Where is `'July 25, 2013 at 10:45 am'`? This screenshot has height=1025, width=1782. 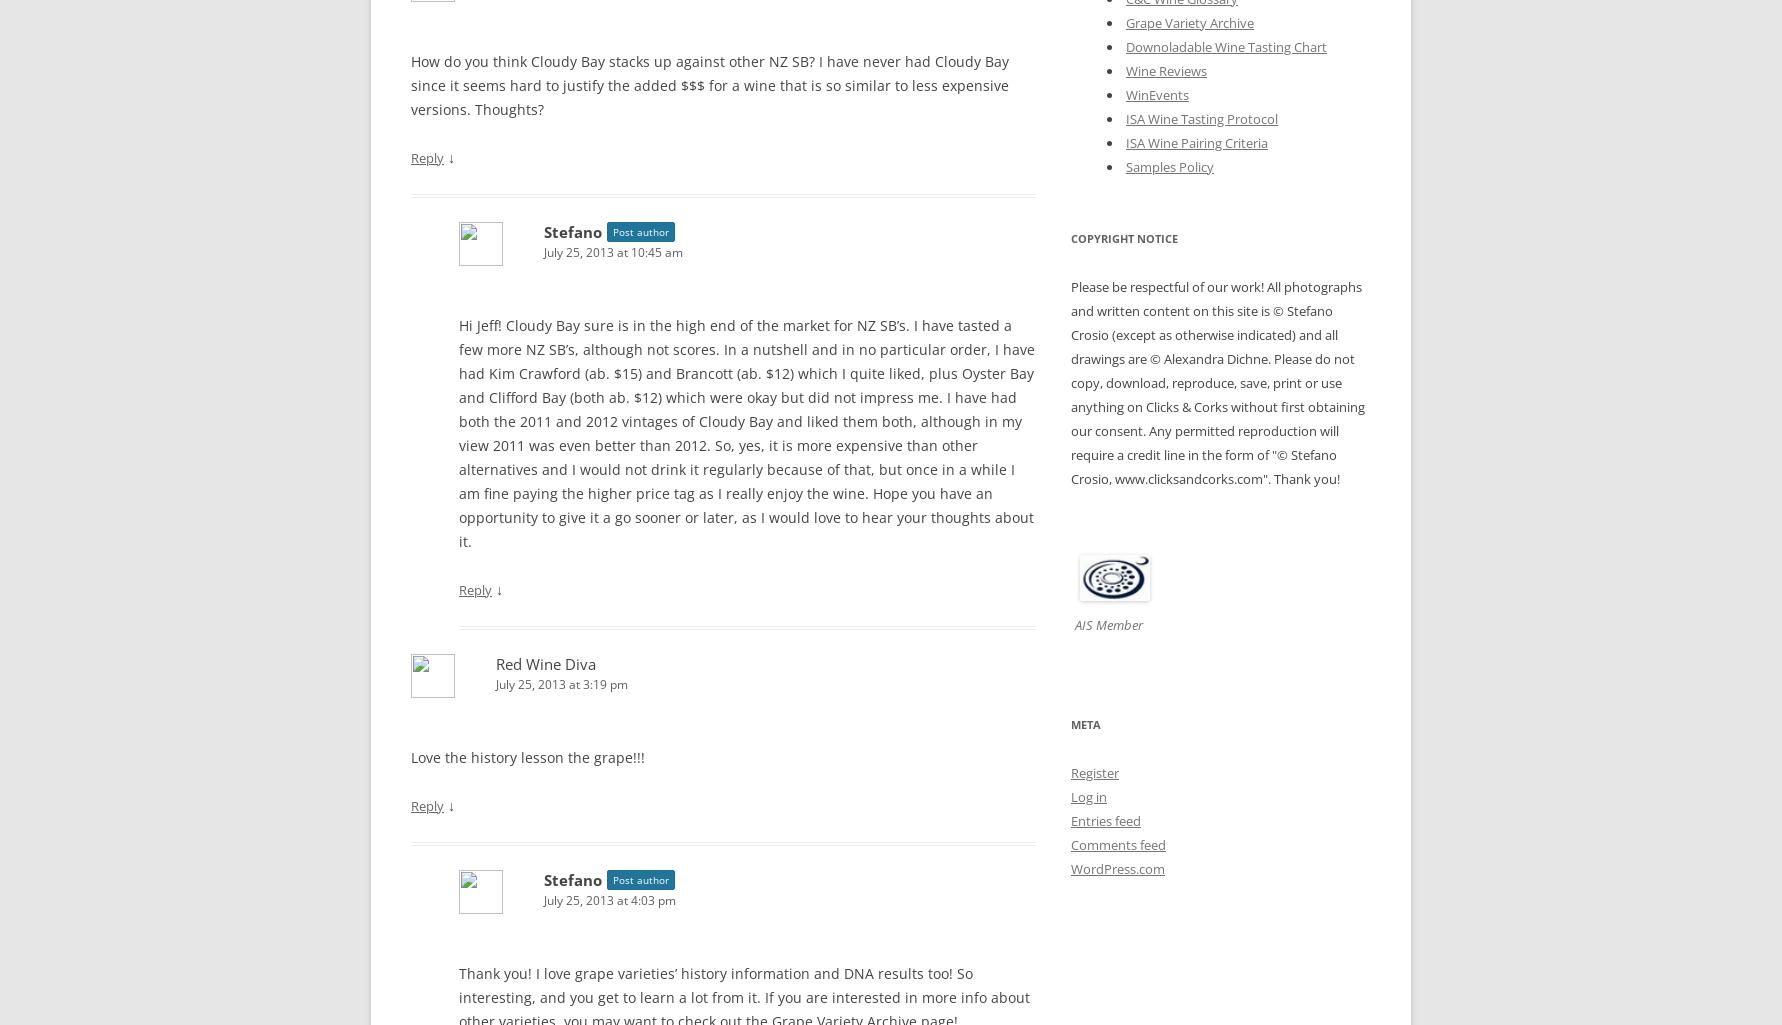 'July 25, 2013 at 10:45 am' is located at coordinates (613, 251).